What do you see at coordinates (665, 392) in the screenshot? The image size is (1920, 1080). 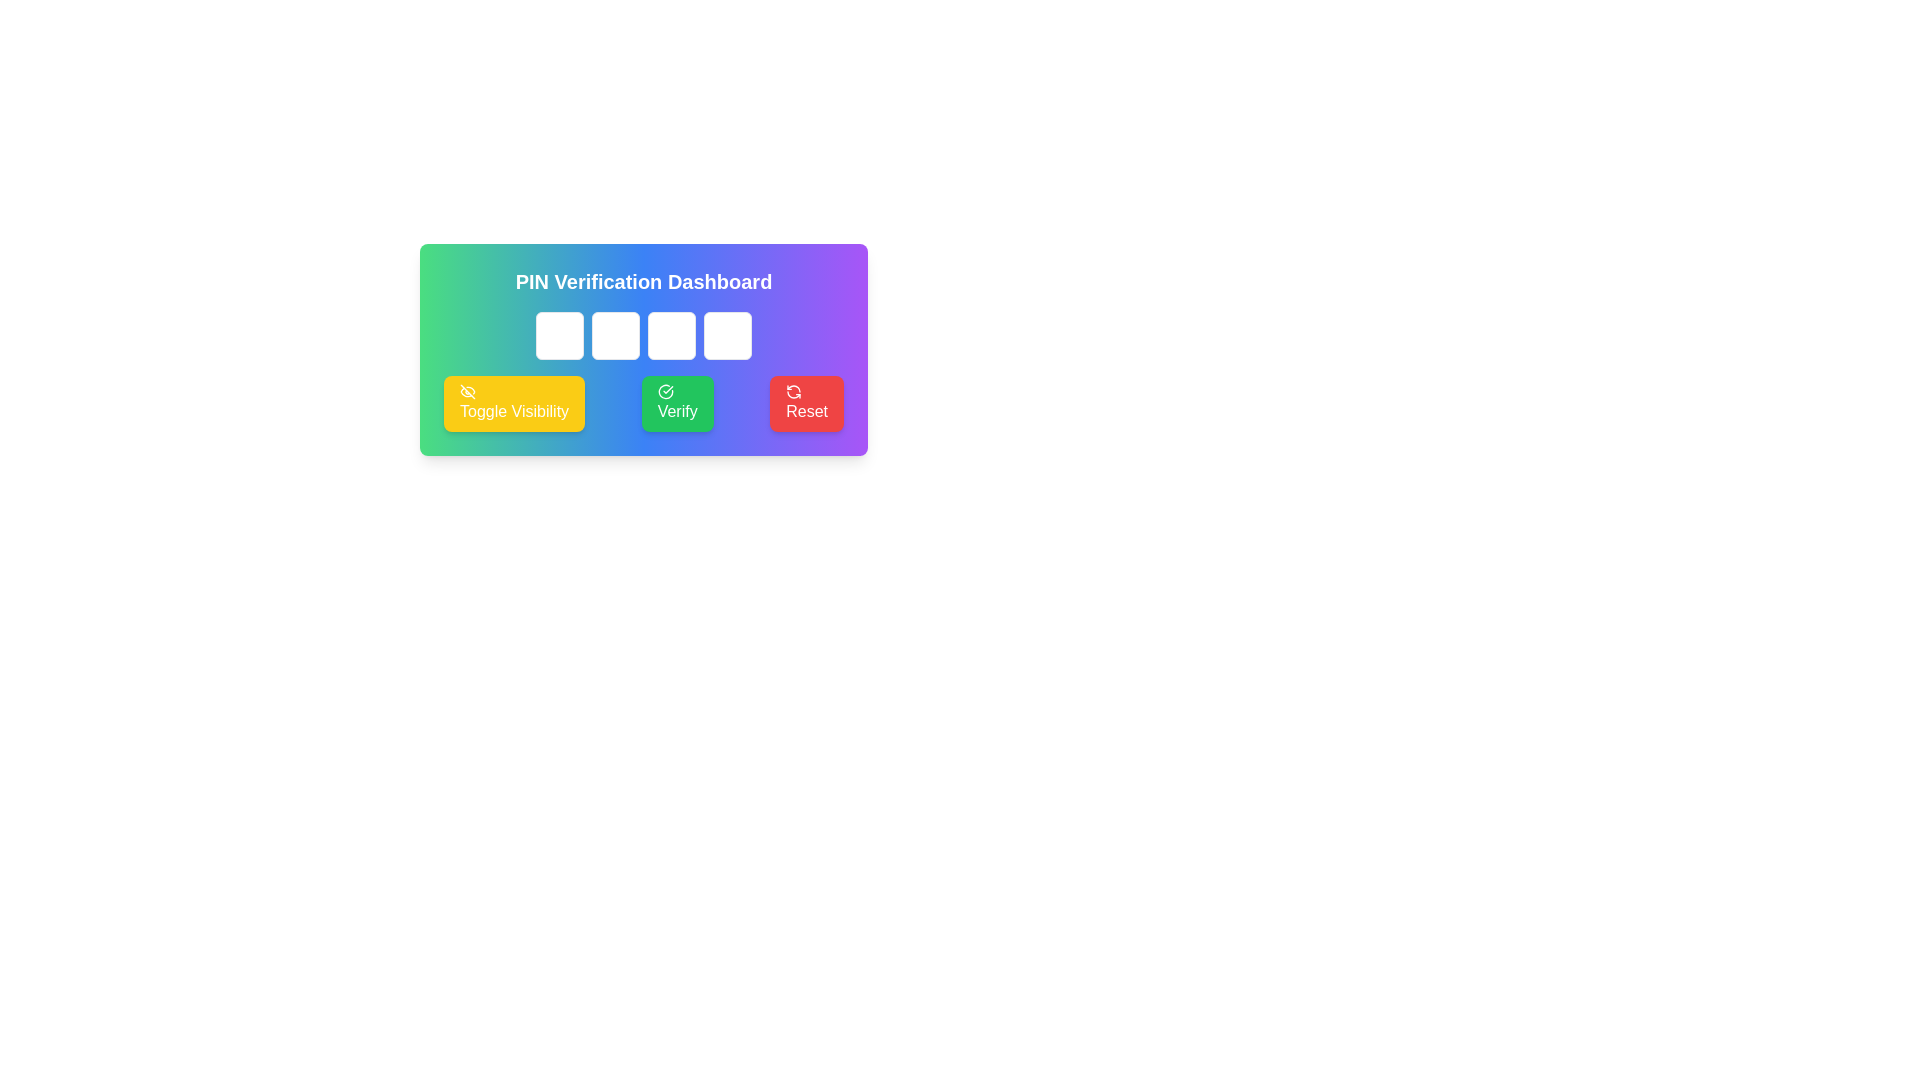 I see `the circular checkmark icon that is centrally positioned within the green 'Verify' button` at bounding box center [665, 392].